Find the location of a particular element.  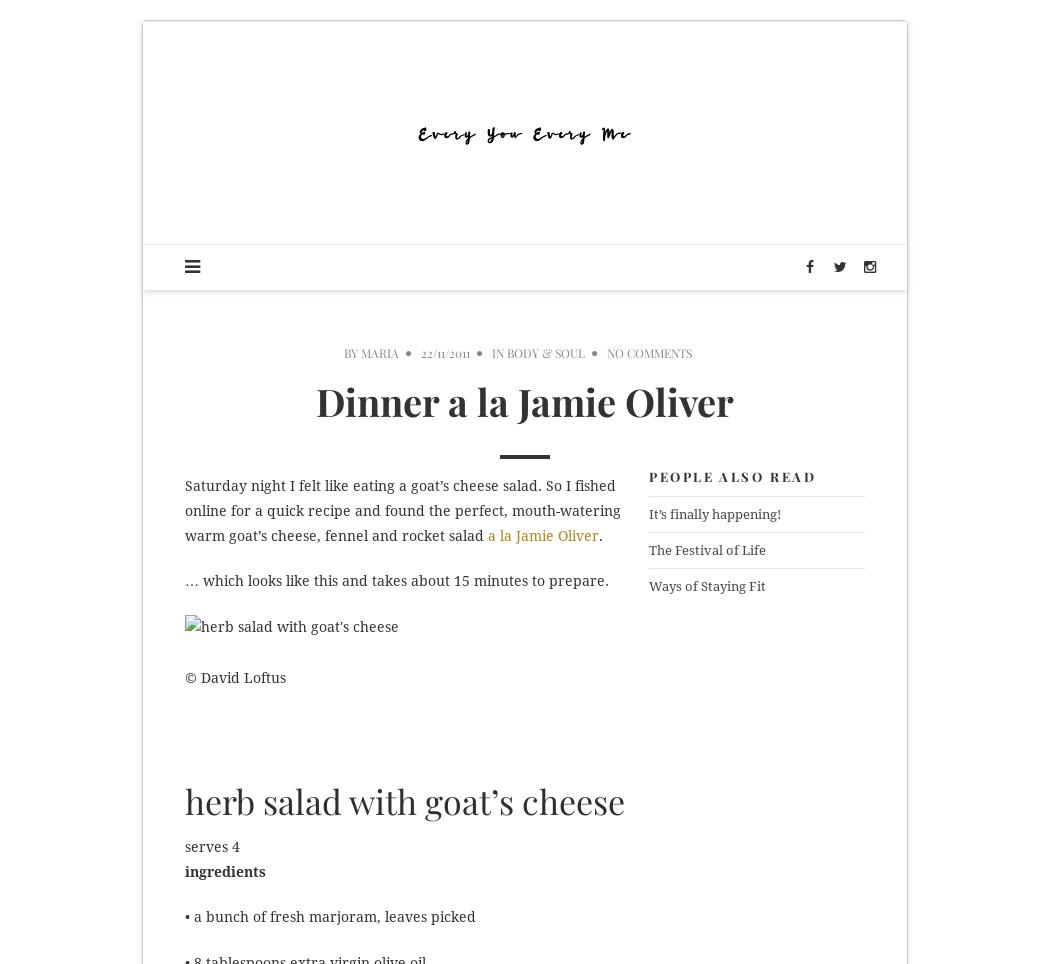

'… which looks like this and takes about 15 minutes to prepare.' is located at coordinates (185, 580).